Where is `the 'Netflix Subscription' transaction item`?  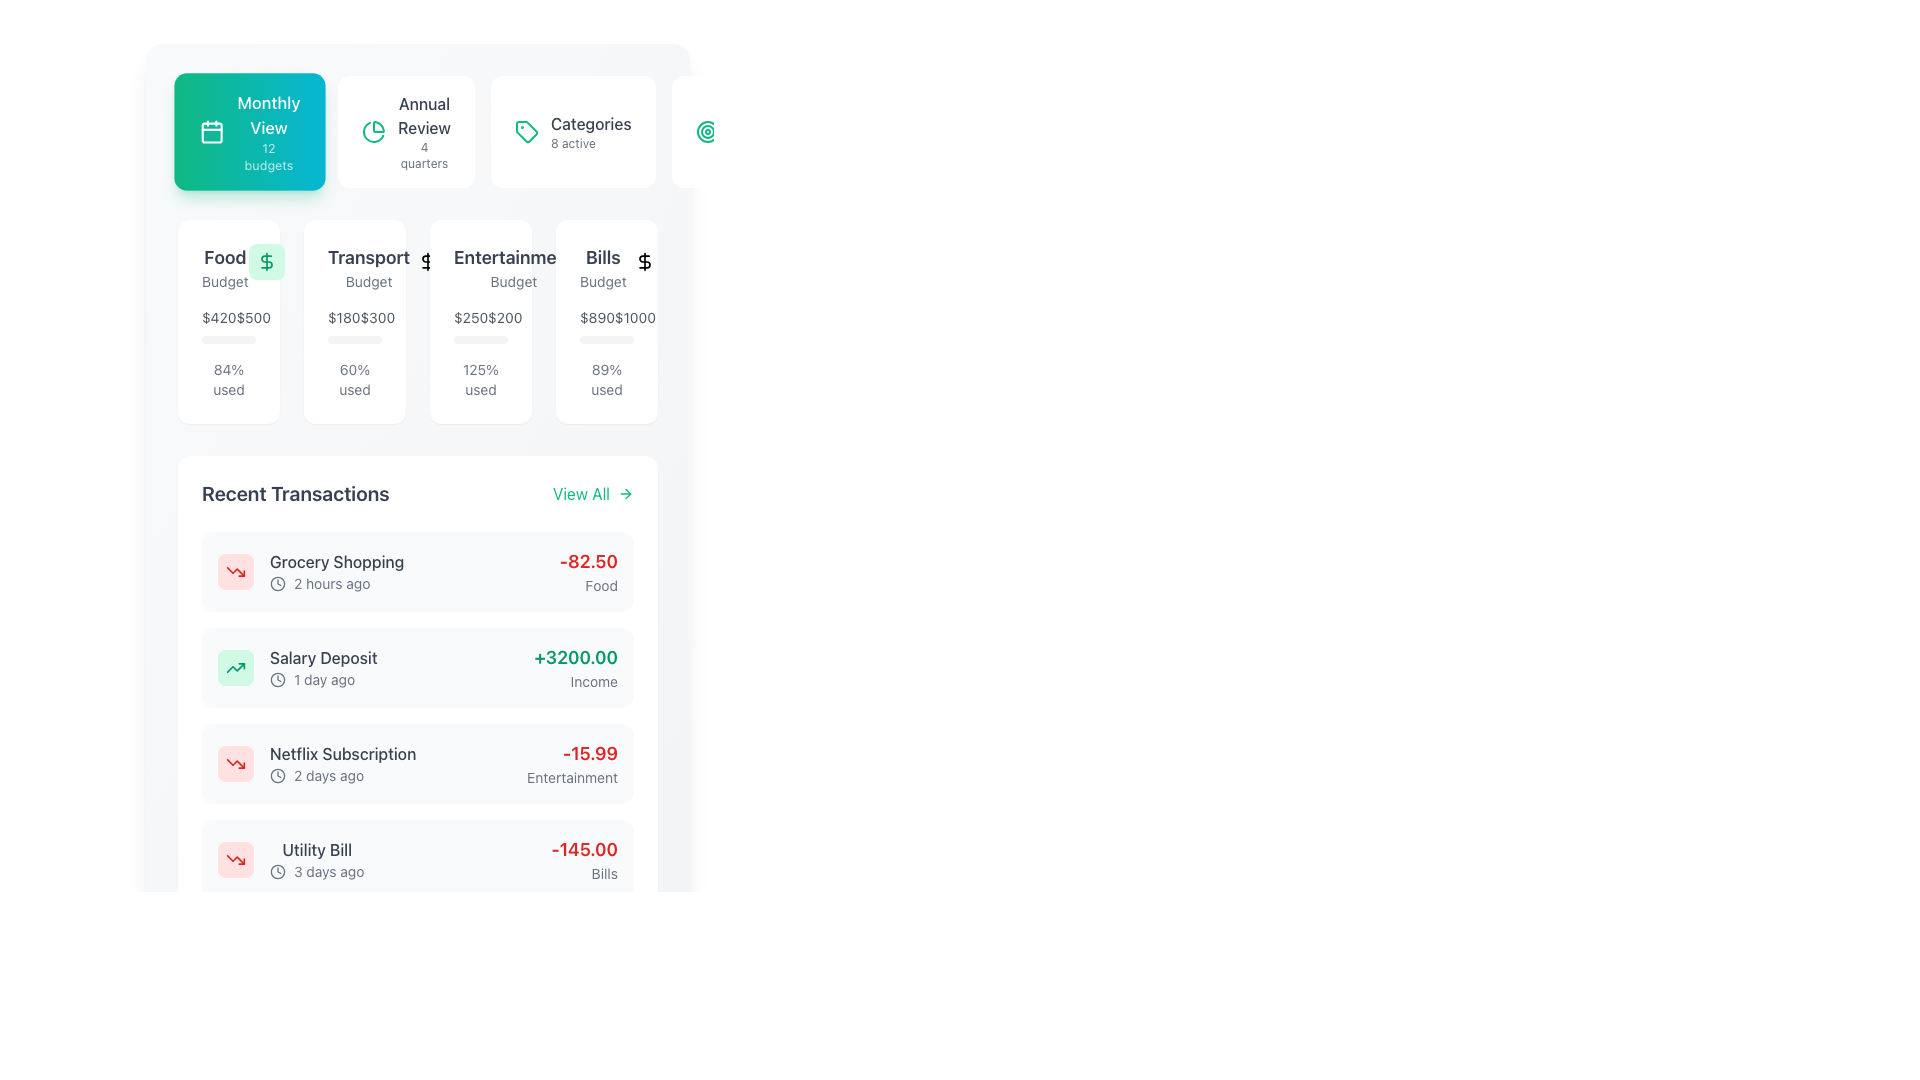
the 'Netflix Subscription' transaction item is located at coordinates (416, 763).